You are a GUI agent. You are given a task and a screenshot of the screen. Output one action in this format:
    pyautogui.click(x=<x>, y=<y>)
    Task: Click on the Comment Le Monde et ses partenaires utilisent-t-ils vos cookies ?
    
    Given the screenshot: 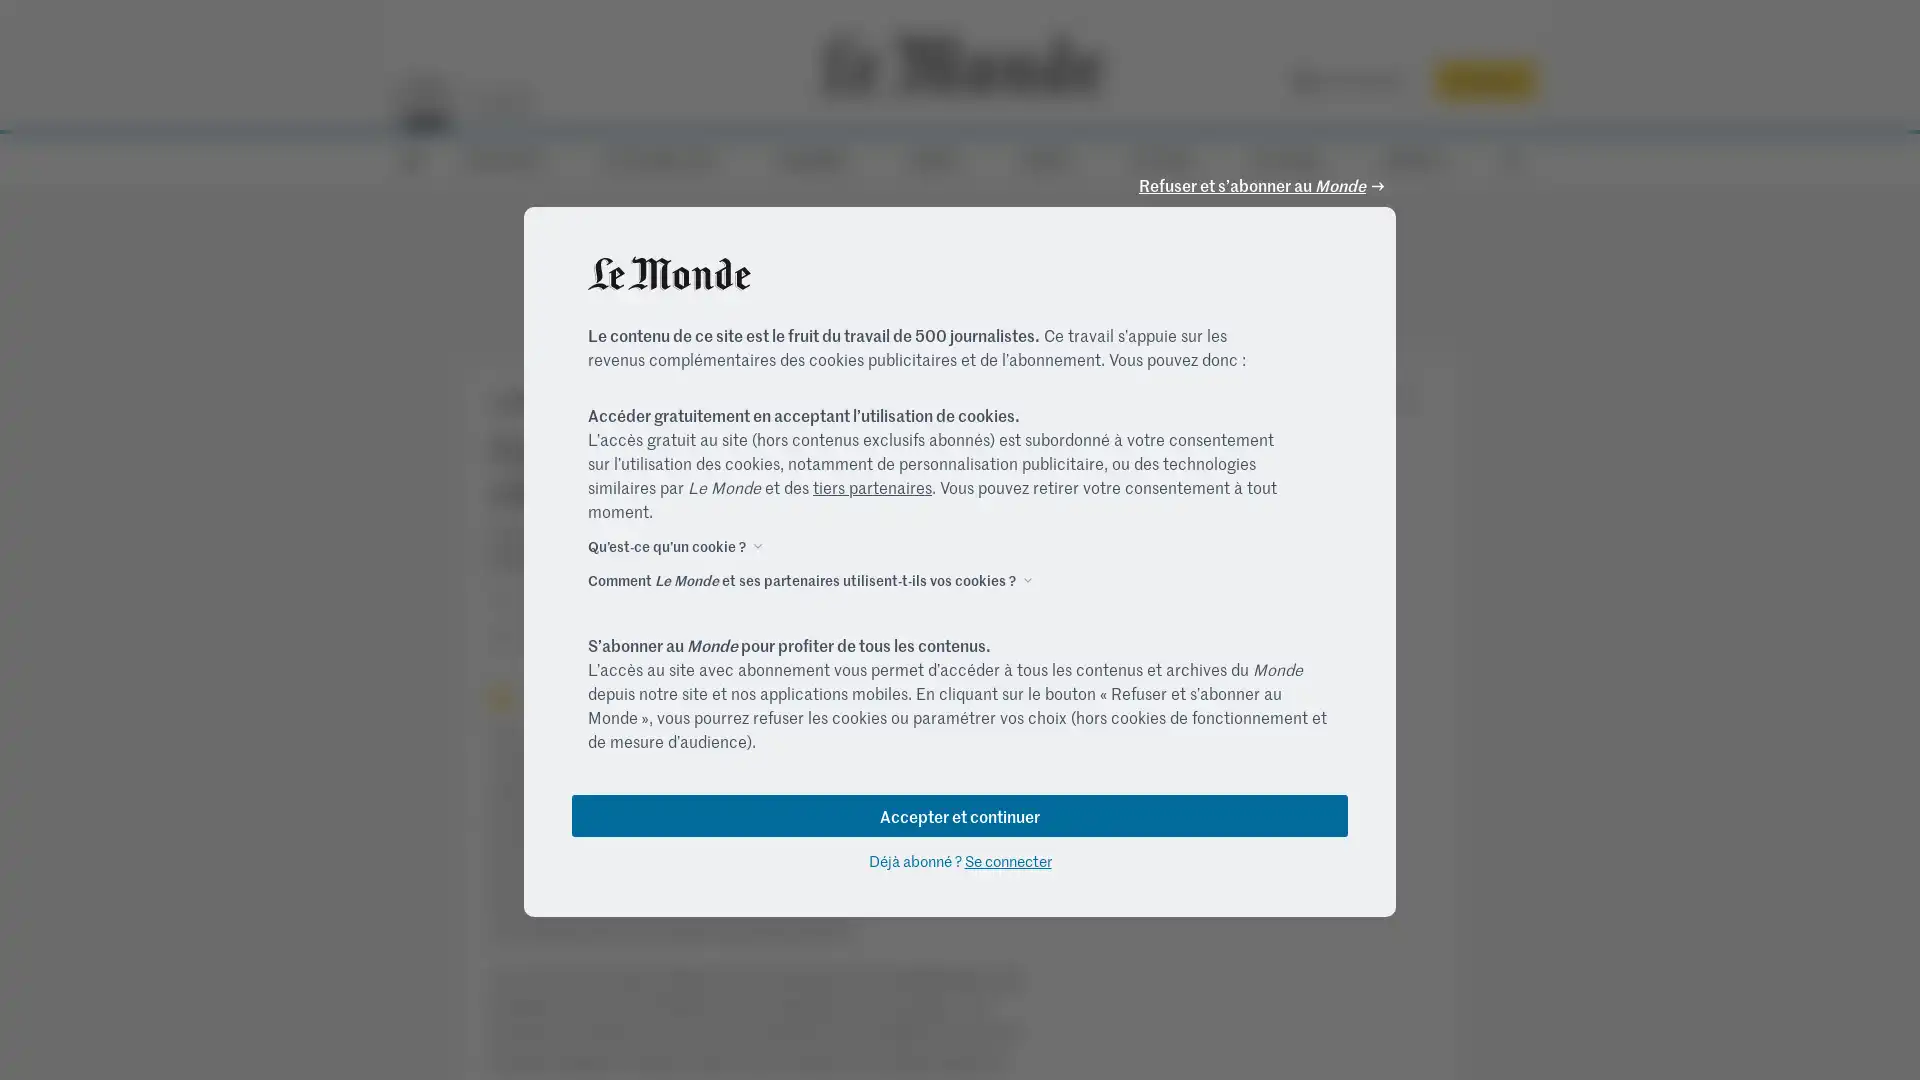 What is the action you would take?
    pyautogui.click(x=801, y=578)
    